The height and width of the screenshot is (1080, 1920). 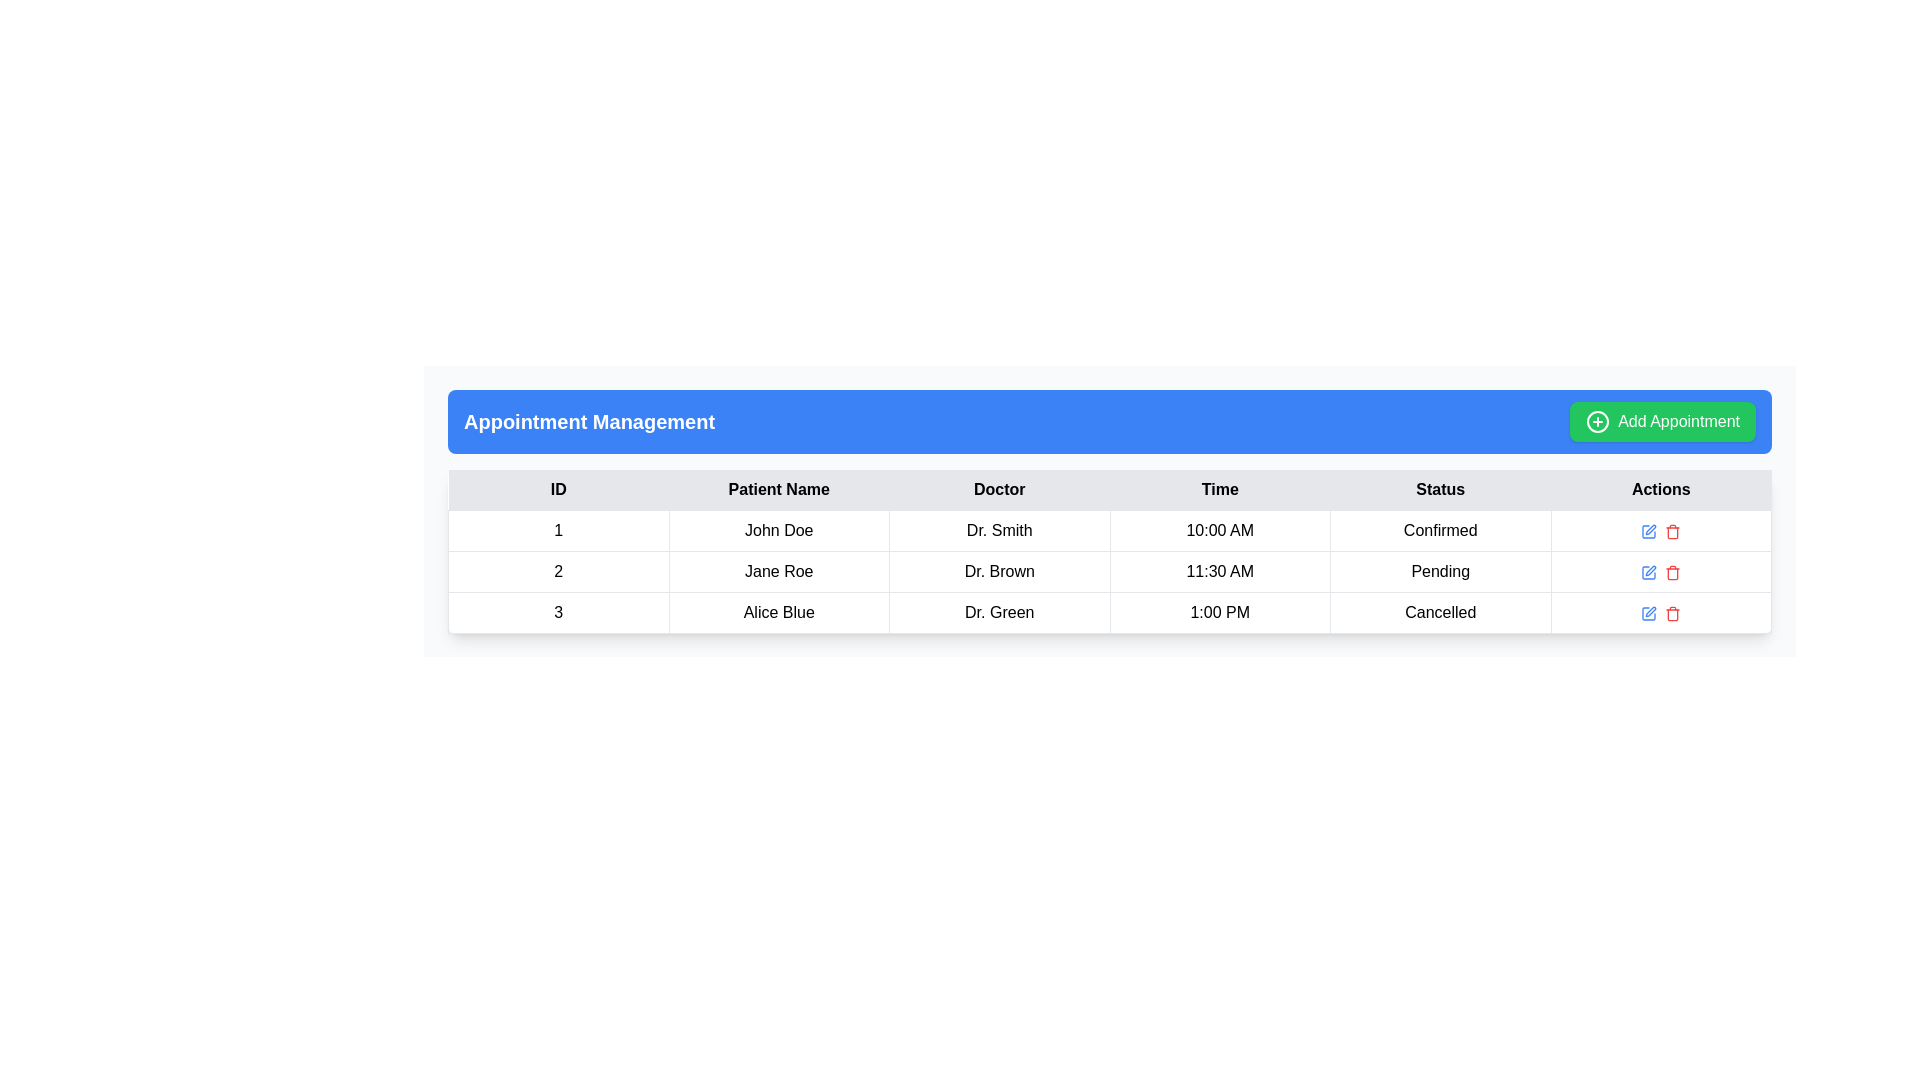 I want to click on the 'Doctor' label in the header row of the data table, which is displayed in bold black font on a light gray background, so click(x=999, y=490).